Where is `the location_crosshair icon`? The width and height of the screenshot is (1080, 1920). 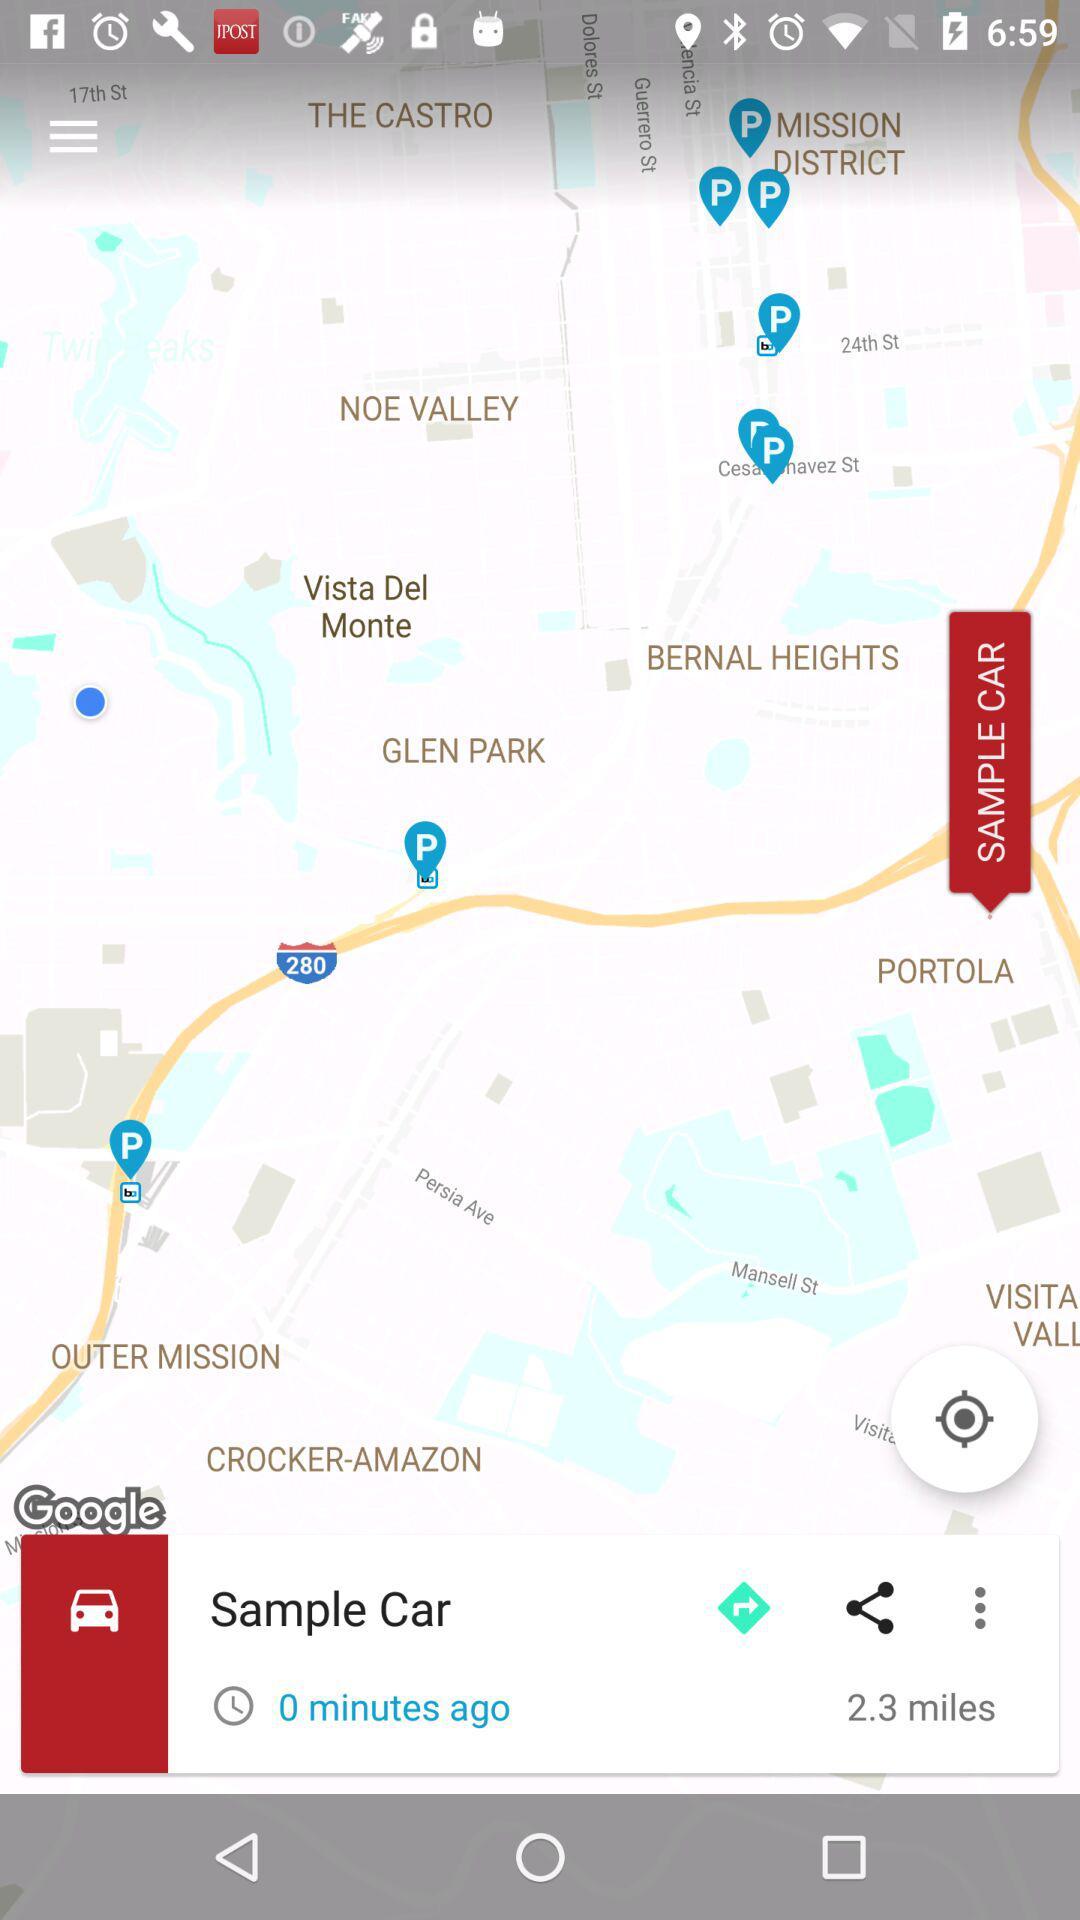 the location_crosshair icon is located at coordinates (963, 1418).